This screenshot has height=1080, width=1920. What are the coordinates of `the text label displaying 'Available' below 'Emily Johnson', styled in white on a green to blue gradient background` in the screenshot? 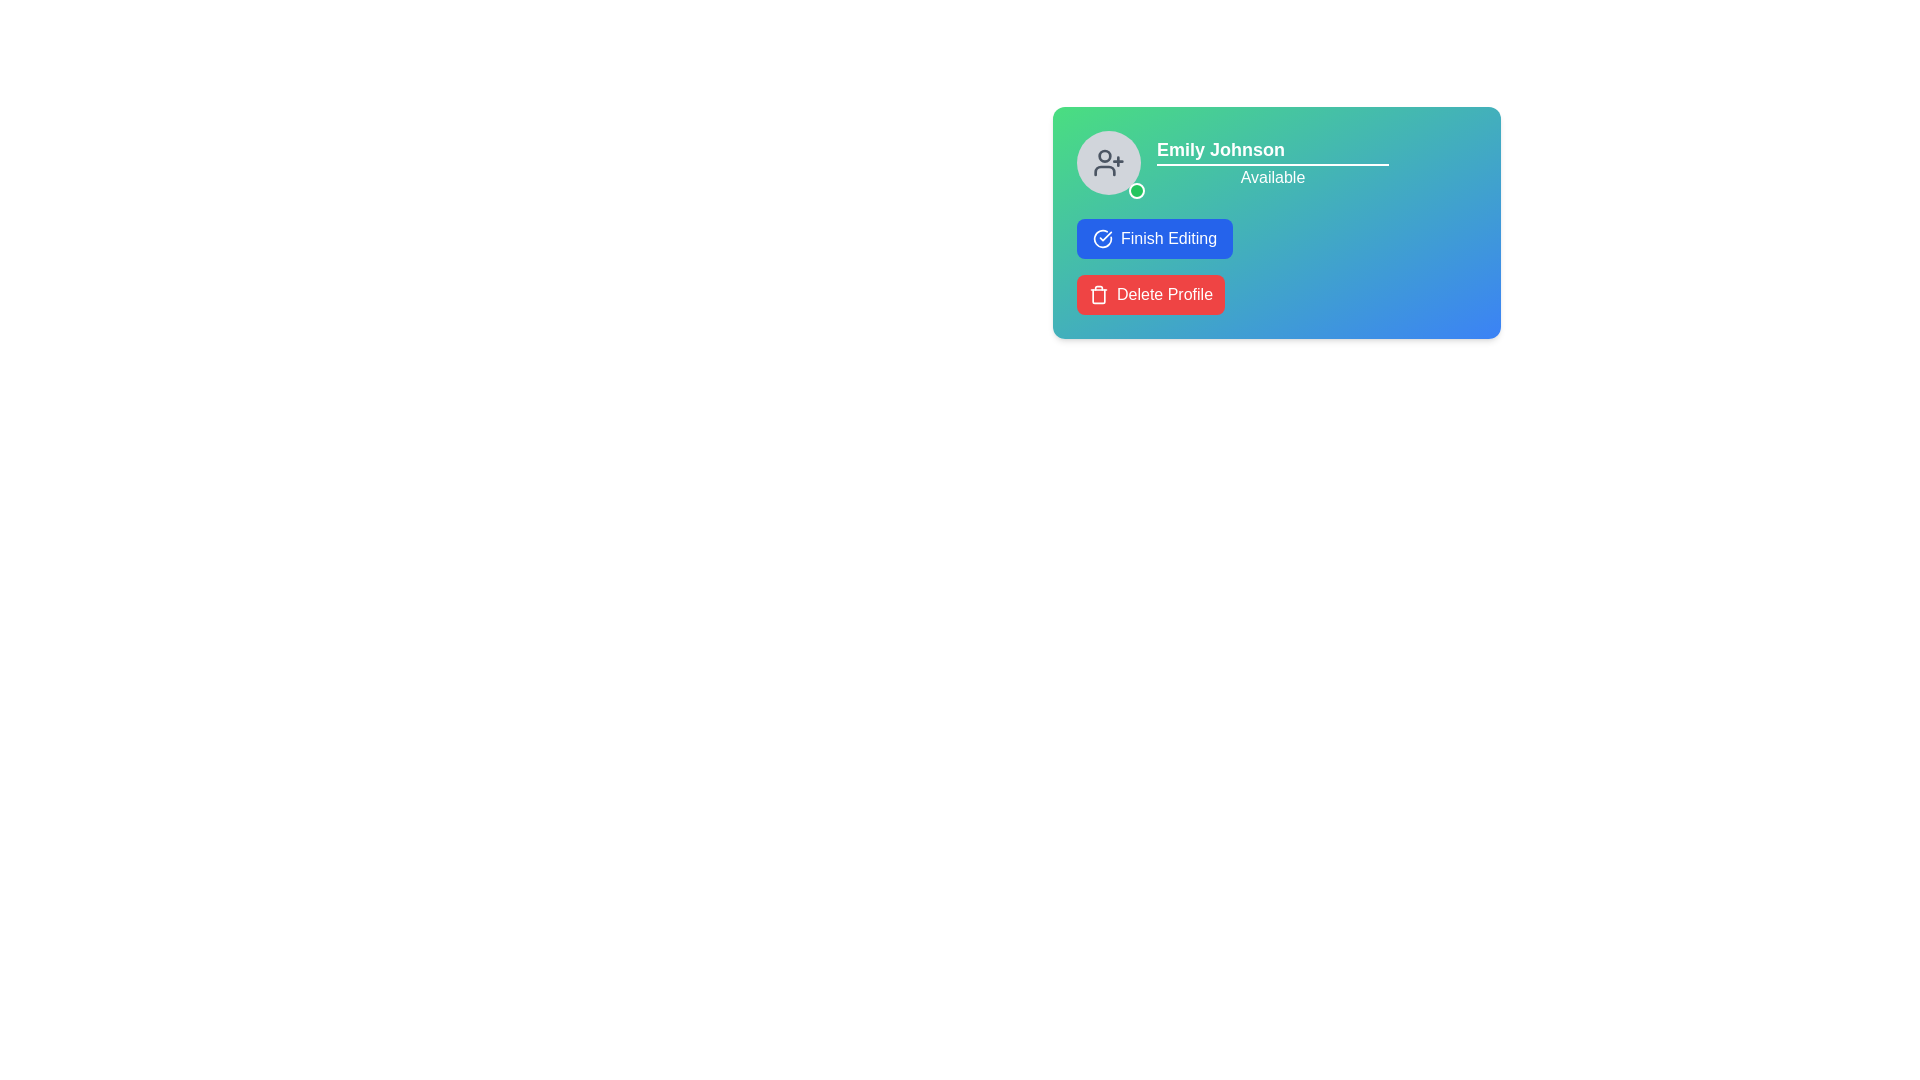 It's located at (1275, 161).